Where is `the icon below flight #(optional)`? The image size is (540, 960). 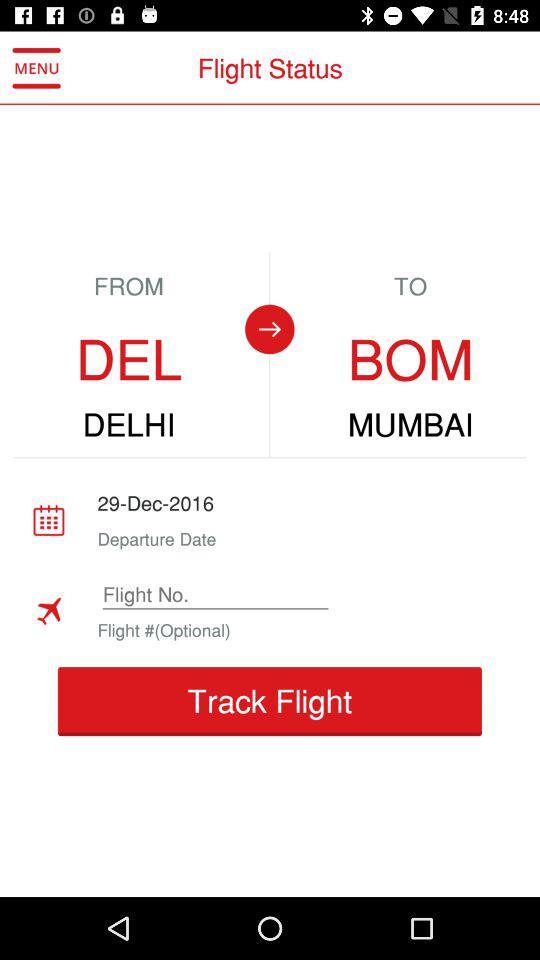
the icon below flight #(optional) is located at coordinates (269, 701).